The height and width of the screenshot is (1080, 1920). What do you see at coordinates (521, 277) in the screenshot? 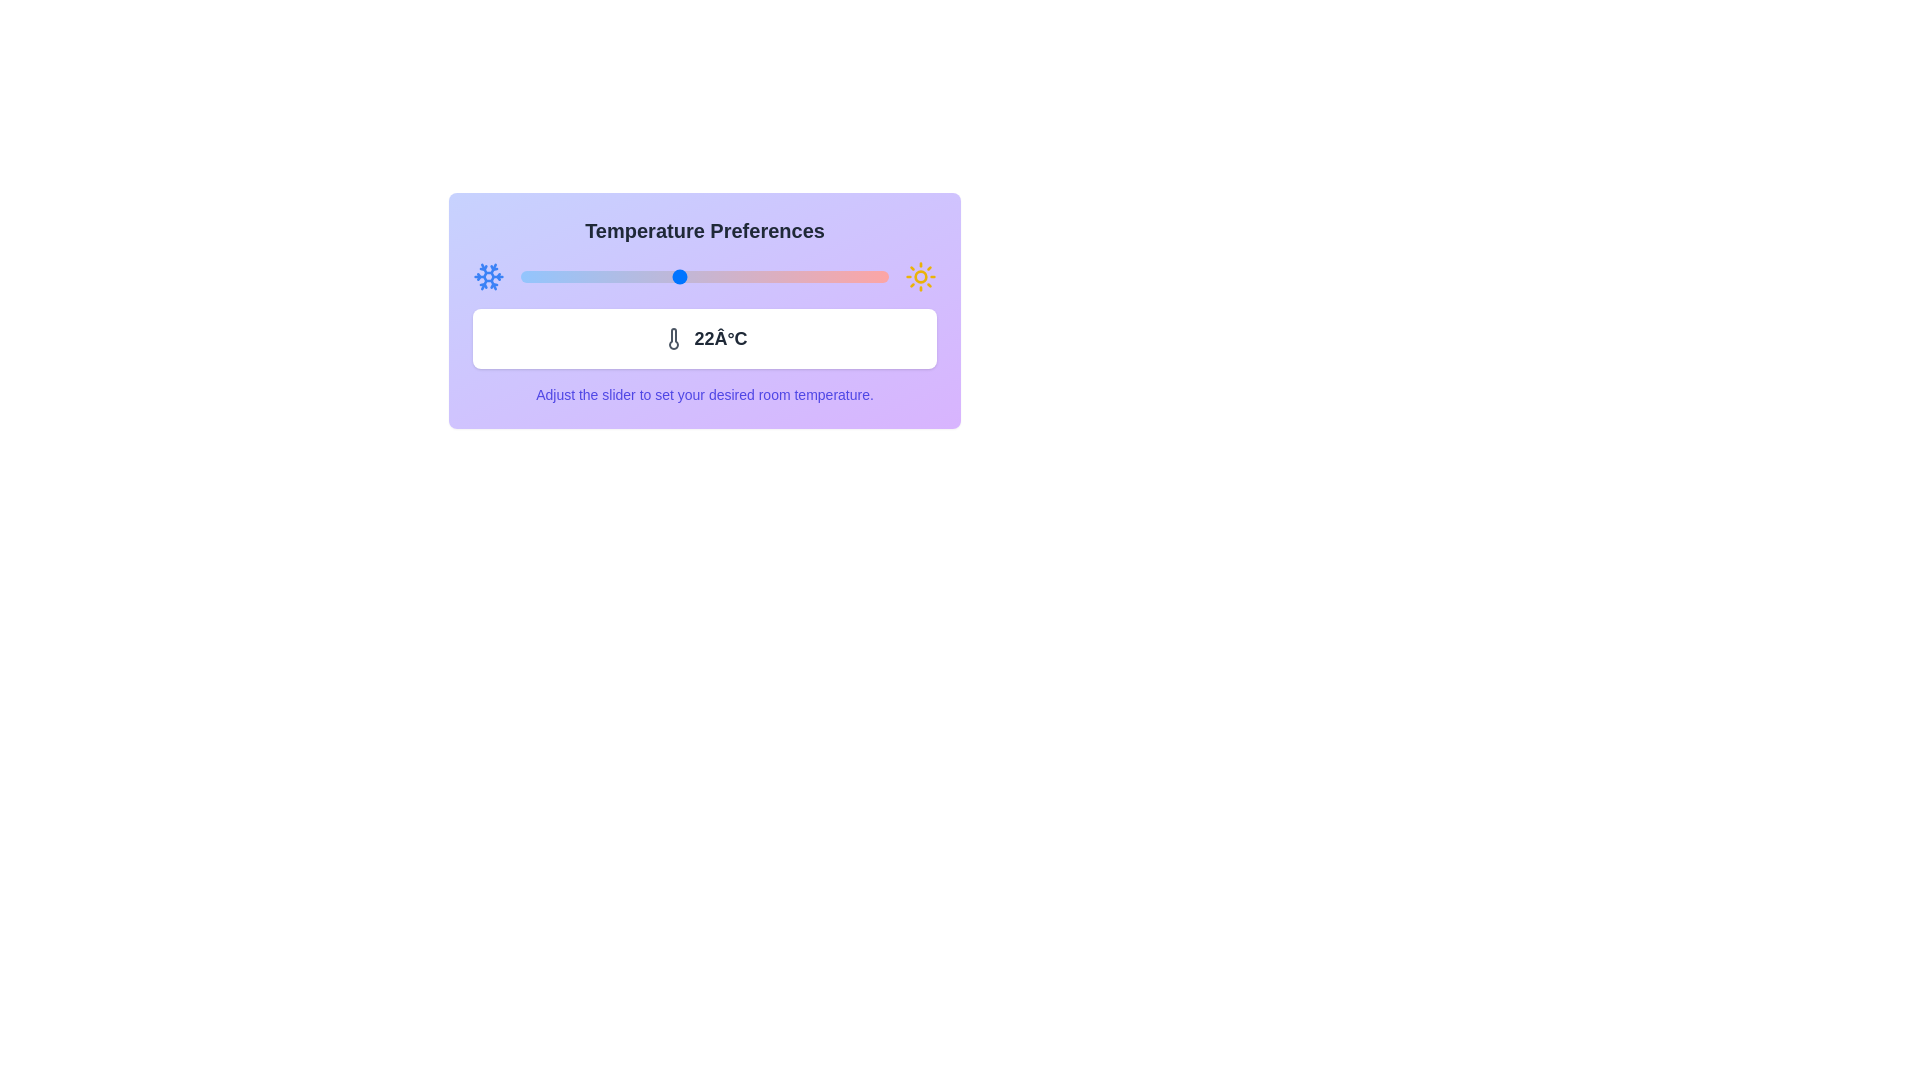
I see `the slider to set the temperature to 16°C` at bounding box center [521, 277].